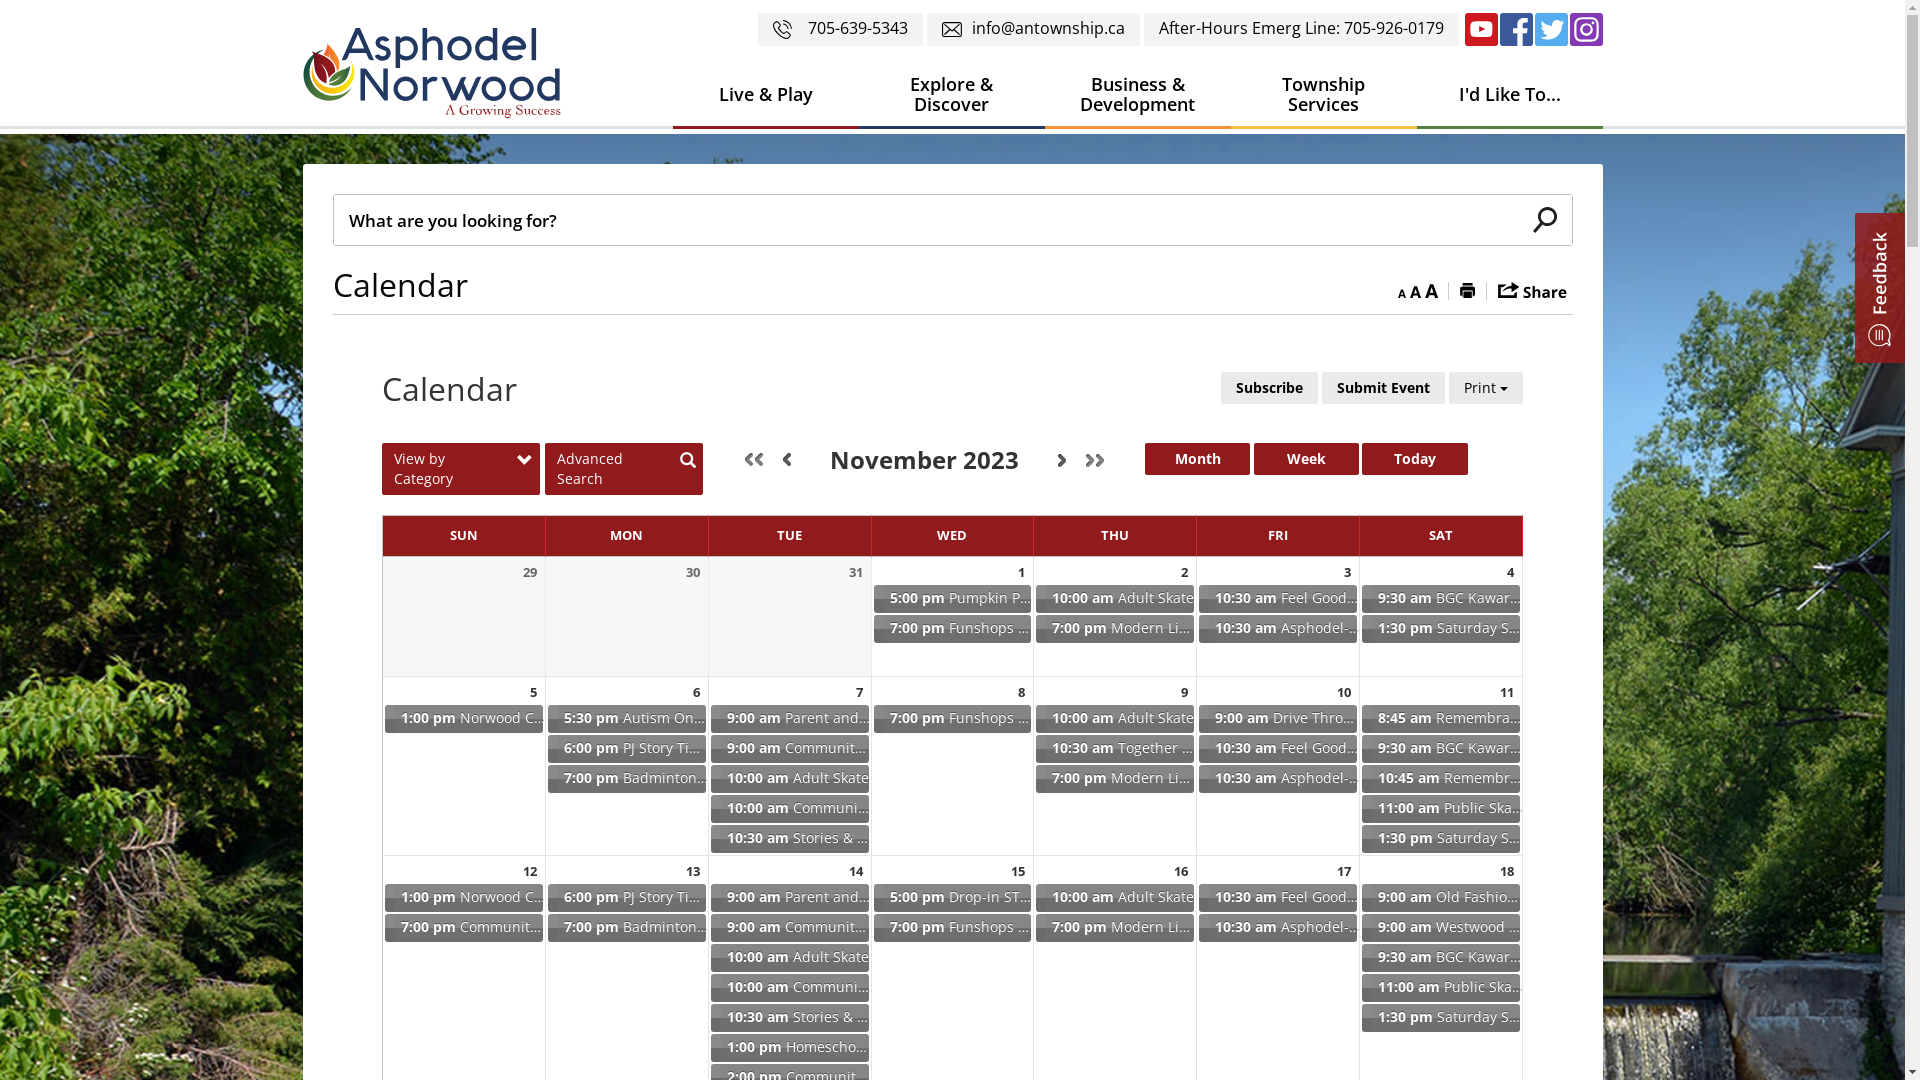 The width and height of the screenshot is (1920, 1080). I want to click on '8:45 am Remembrance Day Service', so click(1440, 717).